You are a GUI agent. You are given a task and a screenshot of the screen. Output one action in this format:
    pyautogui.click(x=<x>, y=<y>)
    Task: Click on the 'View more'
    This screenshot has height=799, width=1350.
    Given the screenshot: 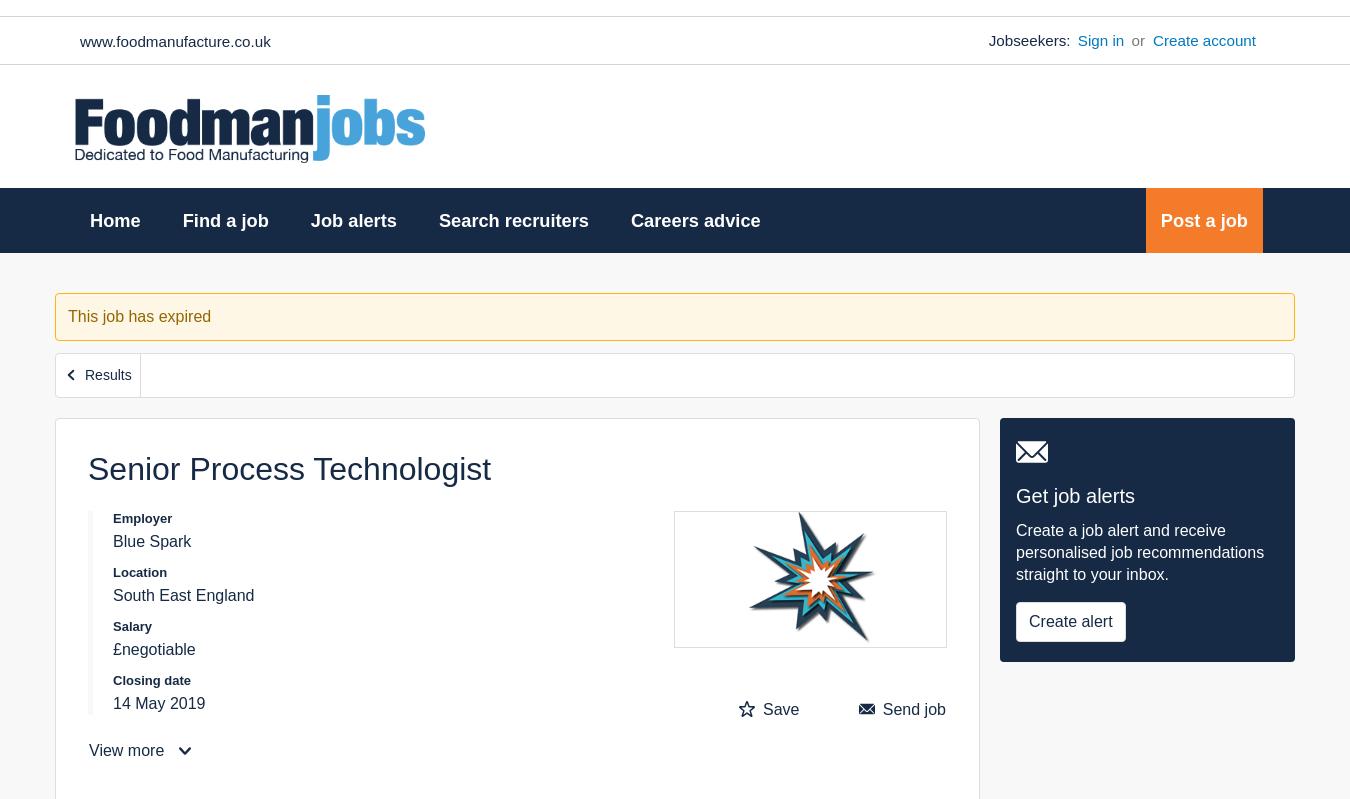 What is the action you would take?
    pyautogui.click(x=128, y=750)
    